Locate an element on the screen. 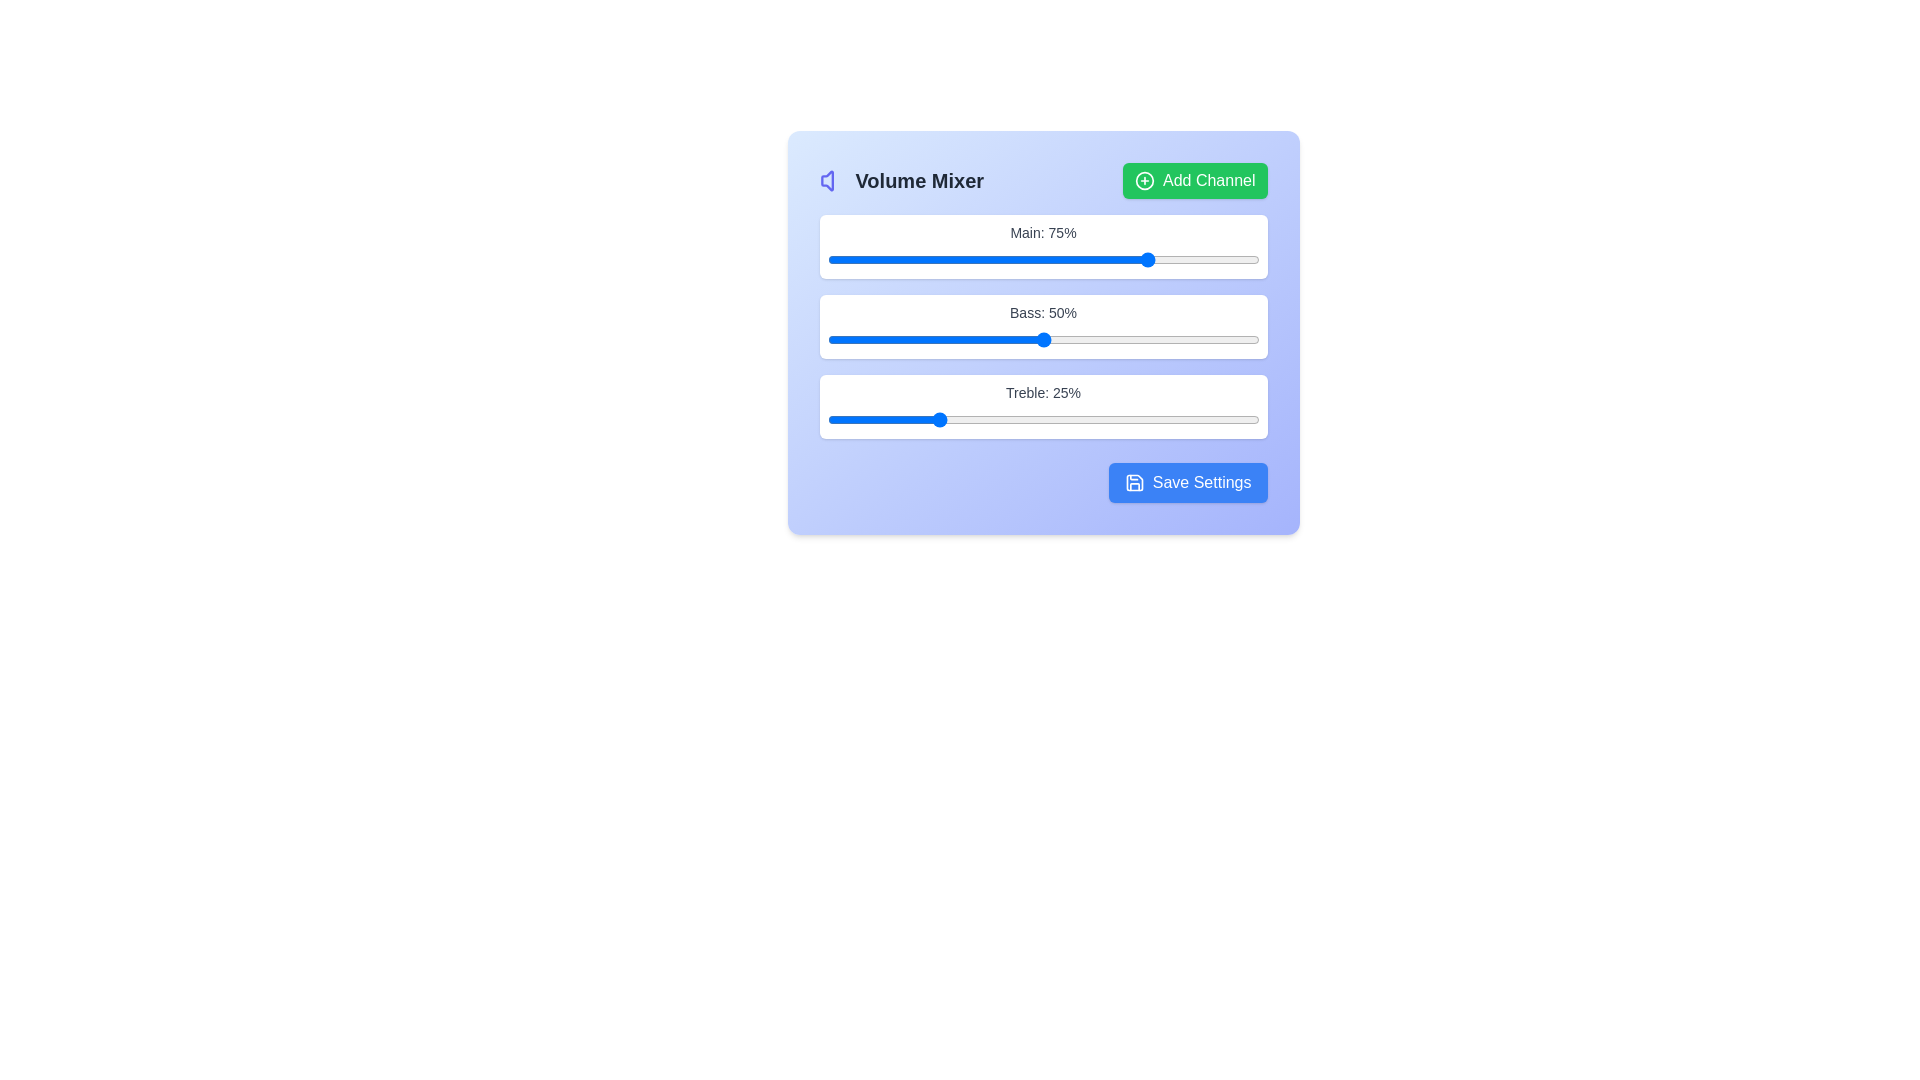 The width and height of the screenshot is (1920, 1080). the main volume is located at coordinates (882, 258).